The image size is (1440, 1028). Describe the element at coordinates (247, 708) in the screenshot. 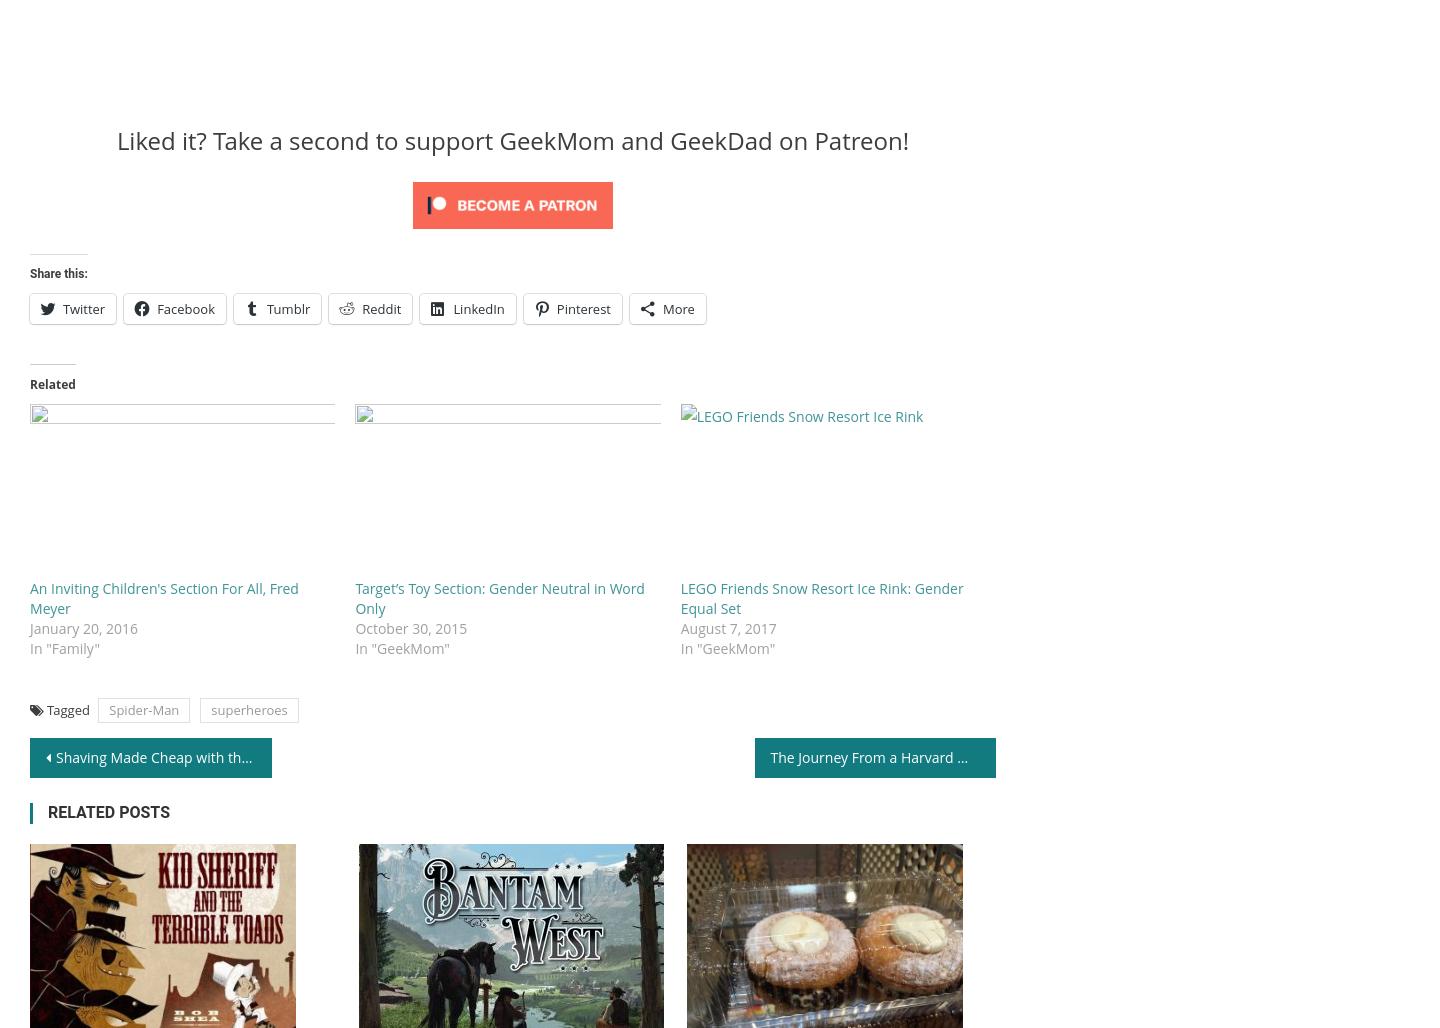

I see `'superheroes'` at that location.